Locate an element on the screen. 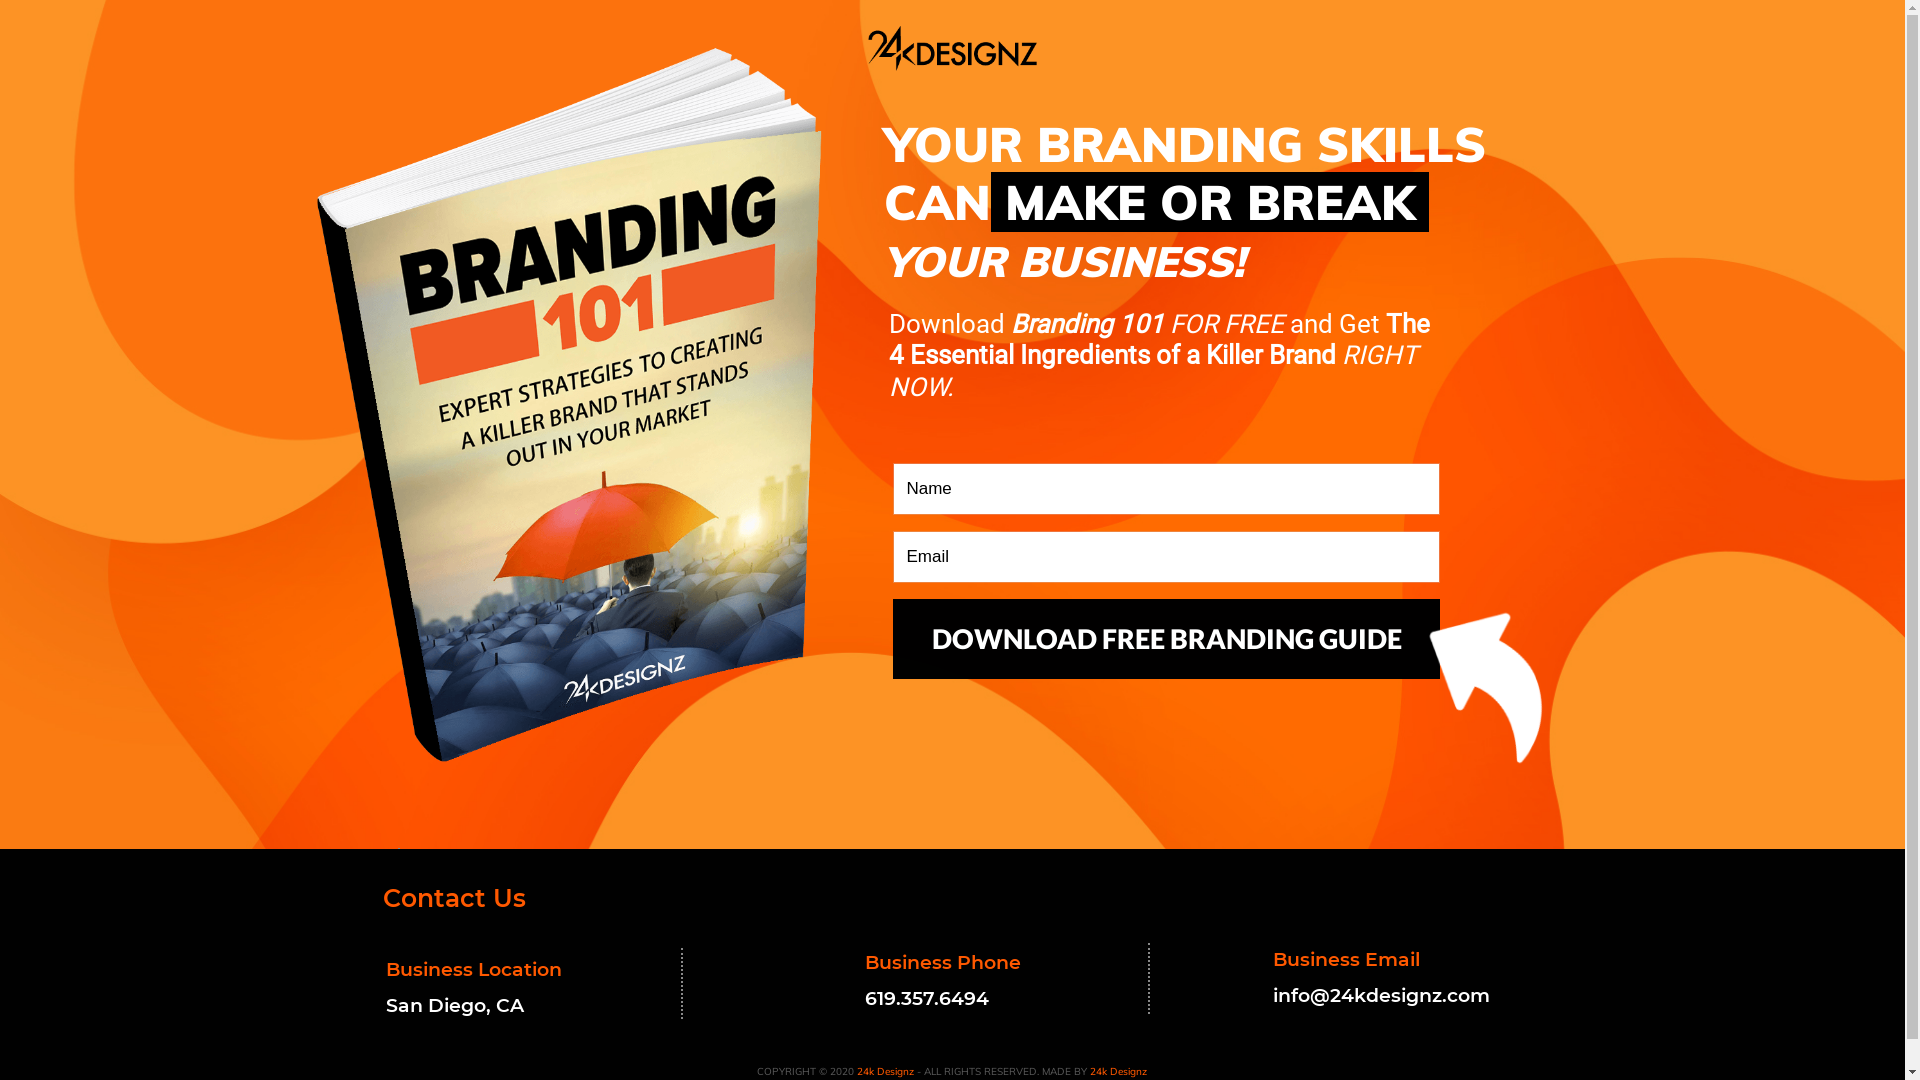  'DOWNLOAD FREE BRANDING GUIDE' is located at coordinates (1166, 639).